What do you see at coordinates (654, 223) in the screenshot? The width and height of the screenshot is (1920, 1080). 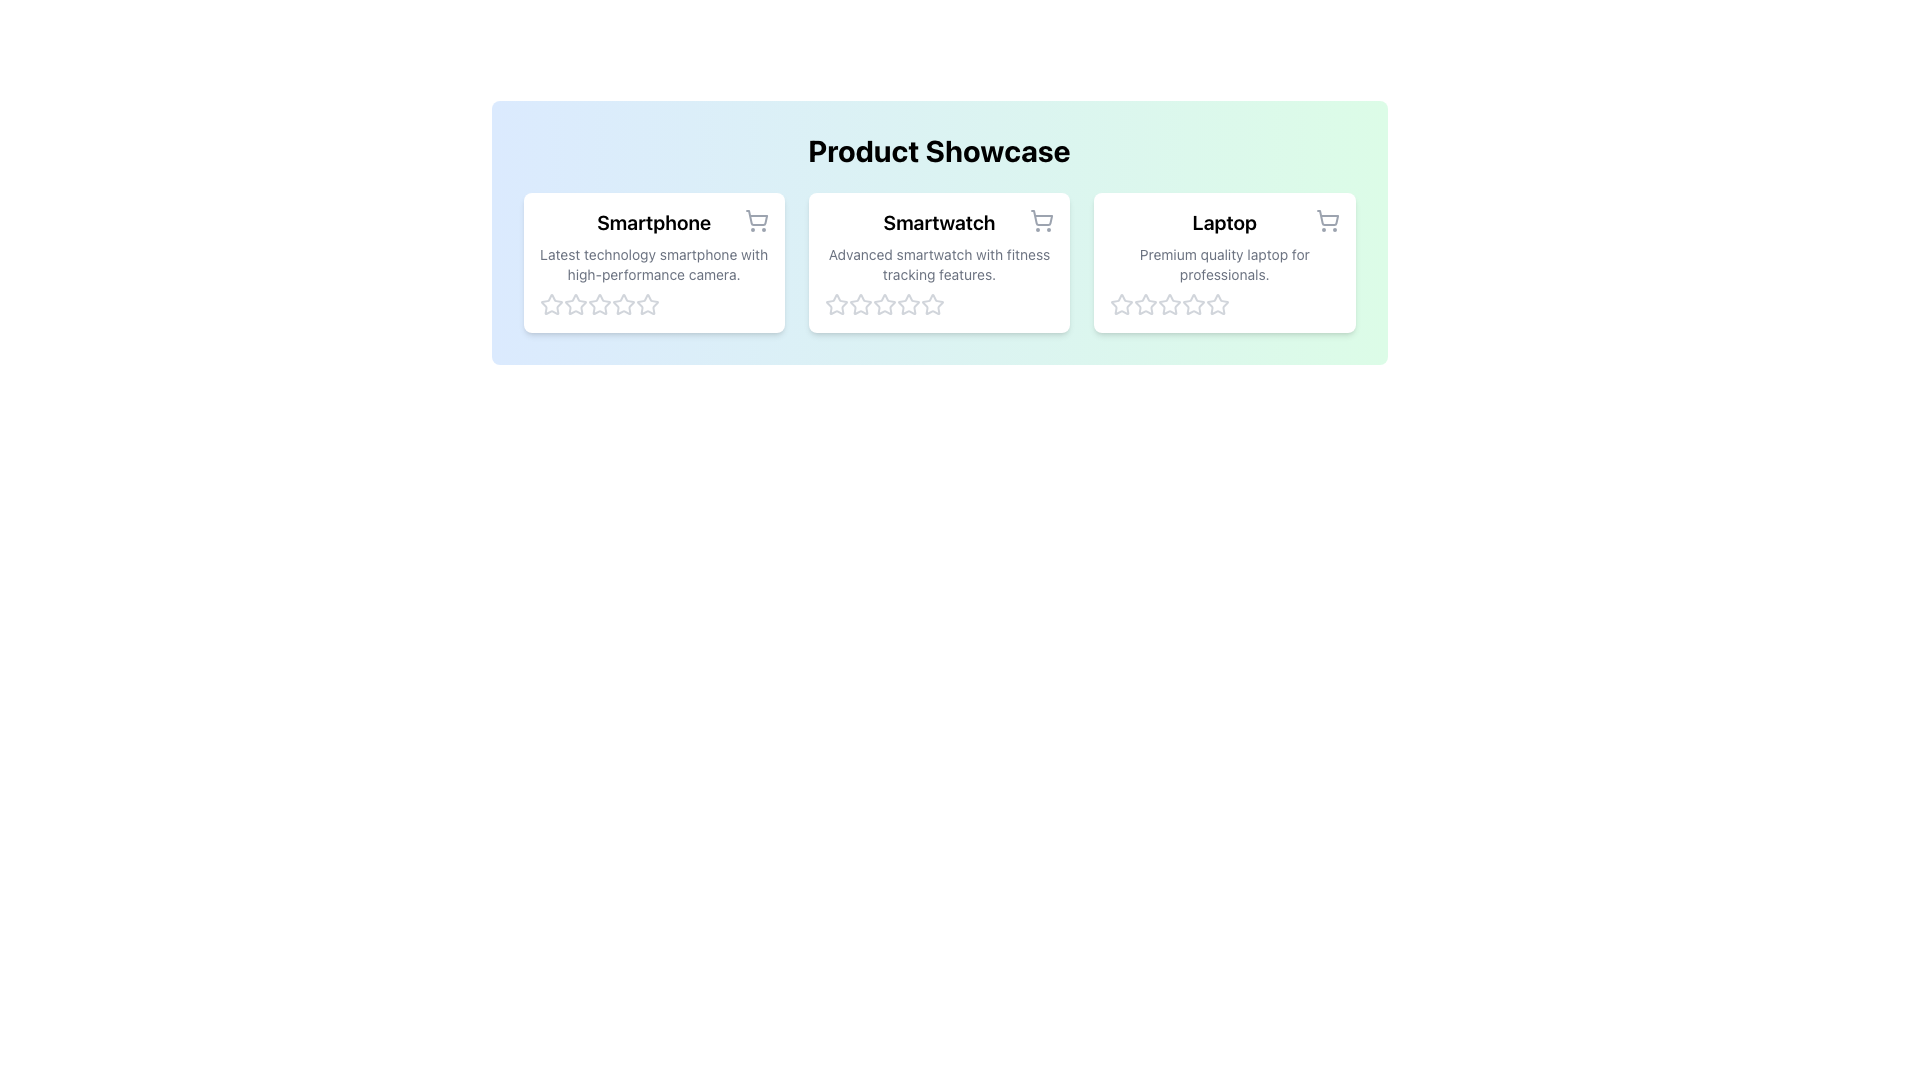 I see `bold text label 'Smartphone' located at the top of the first product card in the product showcase section` at bounding box center [654, 223].